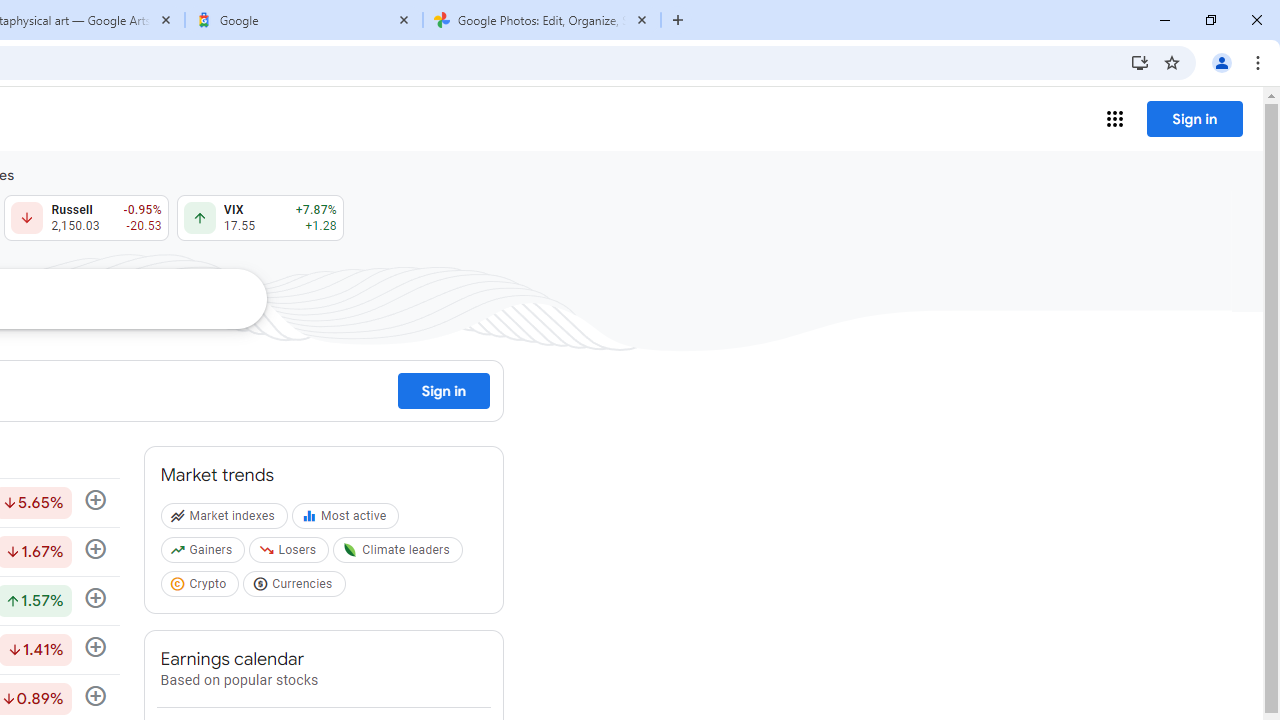 The width and height of the screenshot is (1280, 720). What do you see at coordinates (348, 519) in the screenshot?
I see `'Most active'` at bounding box center [348, 519].